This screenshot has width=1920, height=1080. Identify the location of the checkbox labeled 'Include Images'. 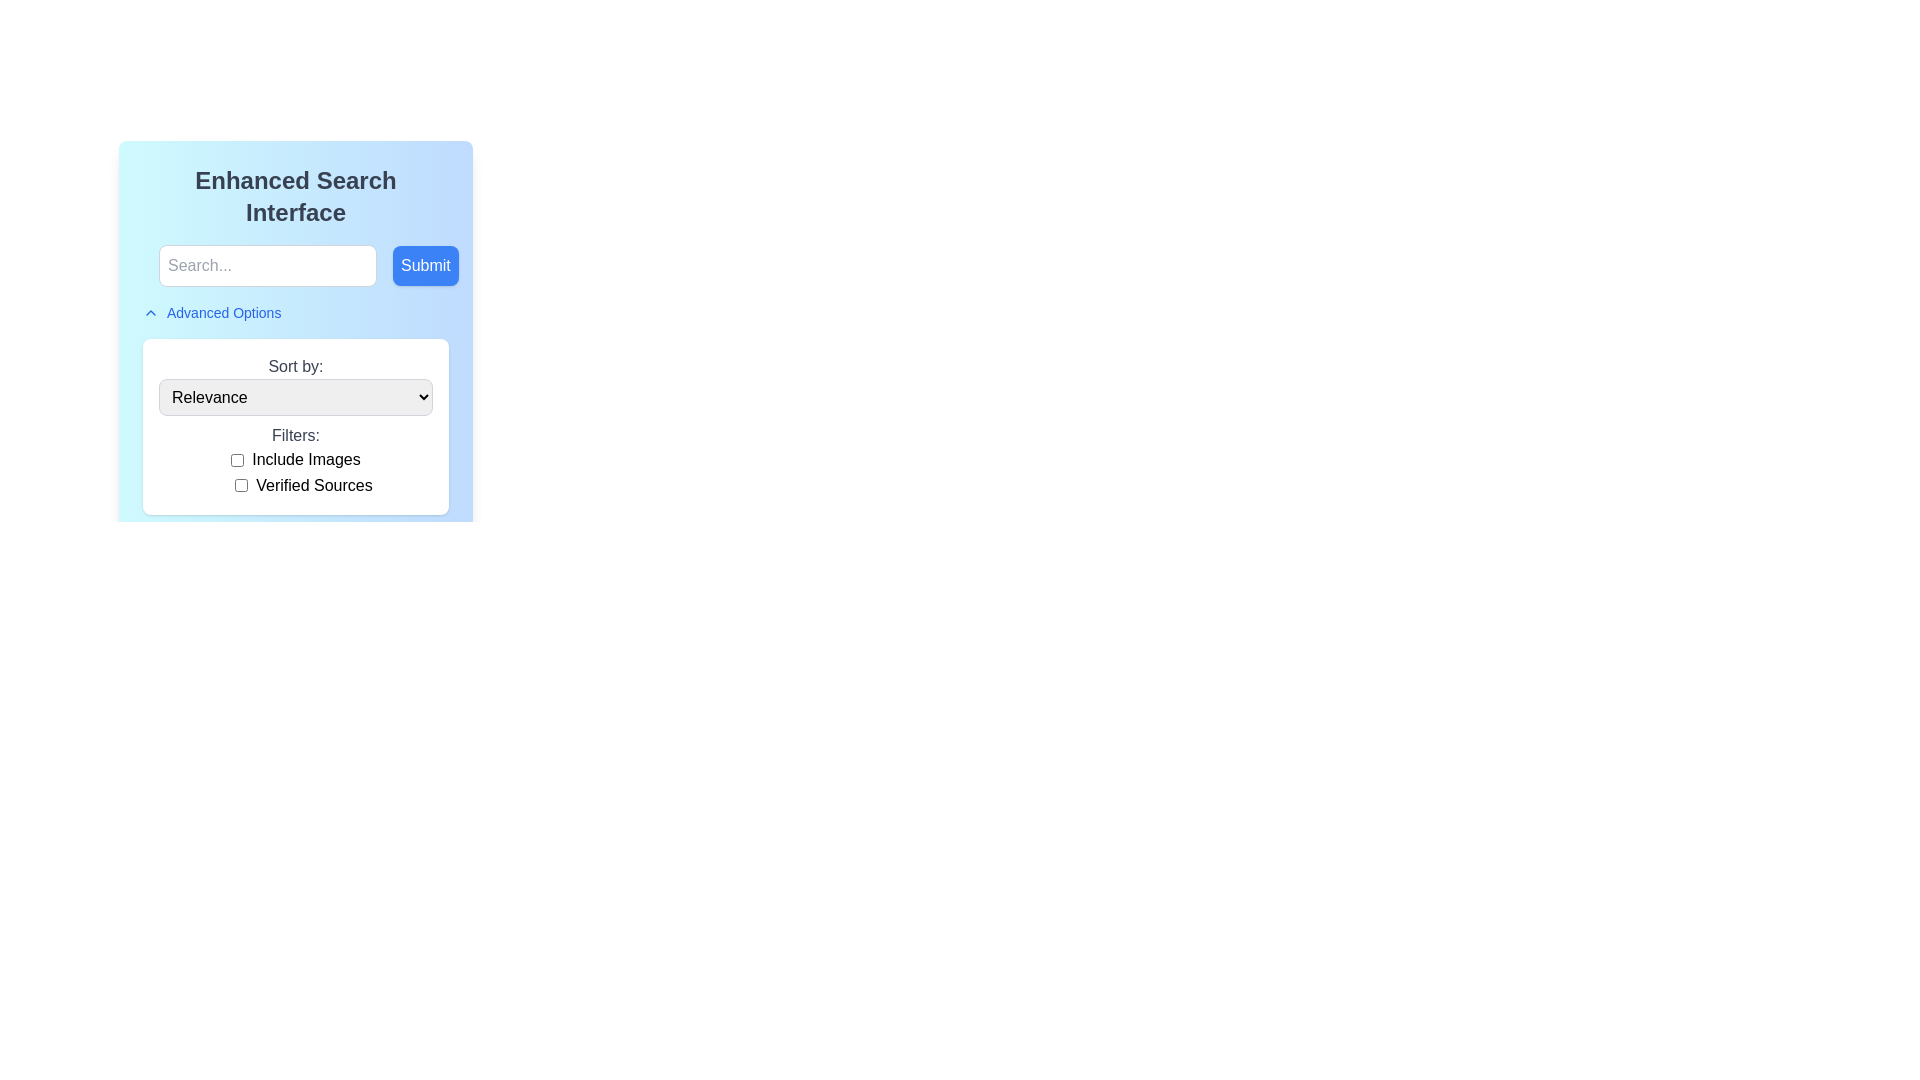
(295, 459).